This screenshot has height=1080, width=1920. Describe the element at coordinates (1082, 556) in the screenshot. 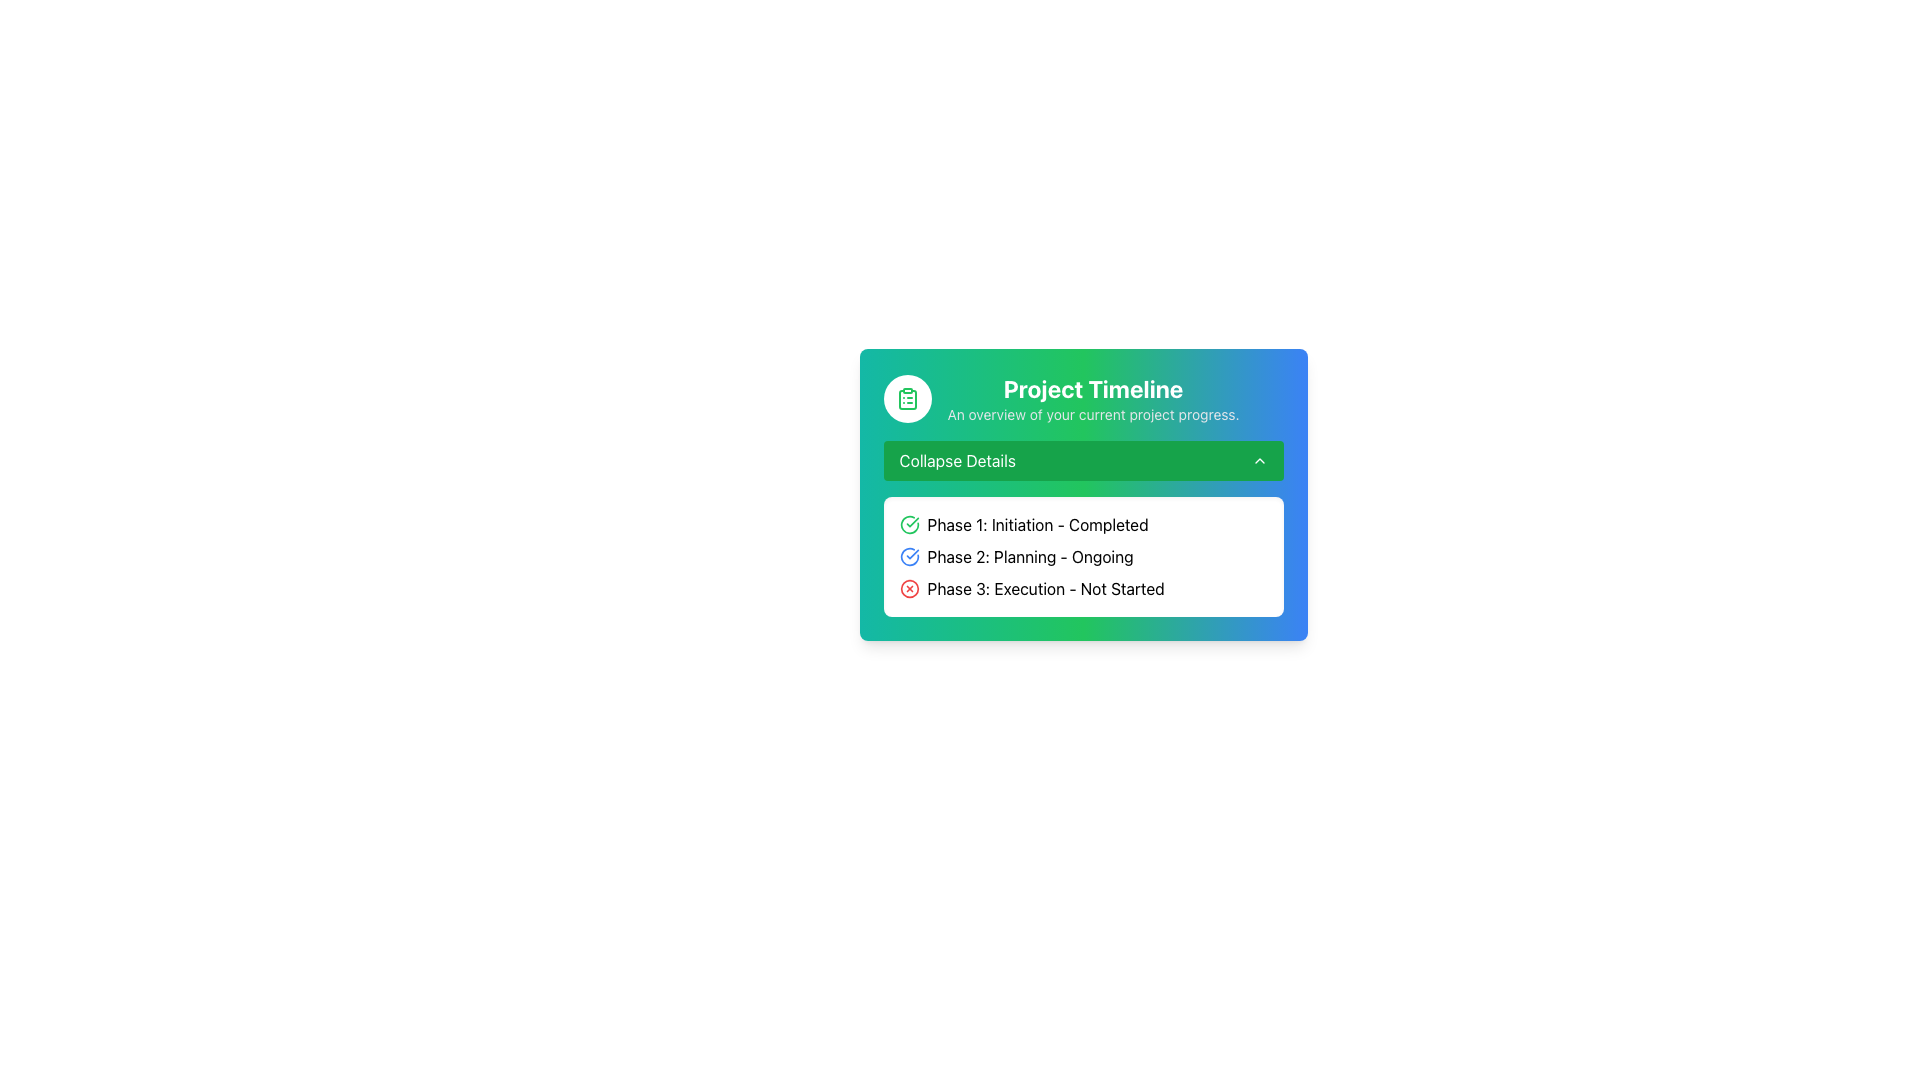

I see `the text block containing project phases to use the information for decision-making` at that location.